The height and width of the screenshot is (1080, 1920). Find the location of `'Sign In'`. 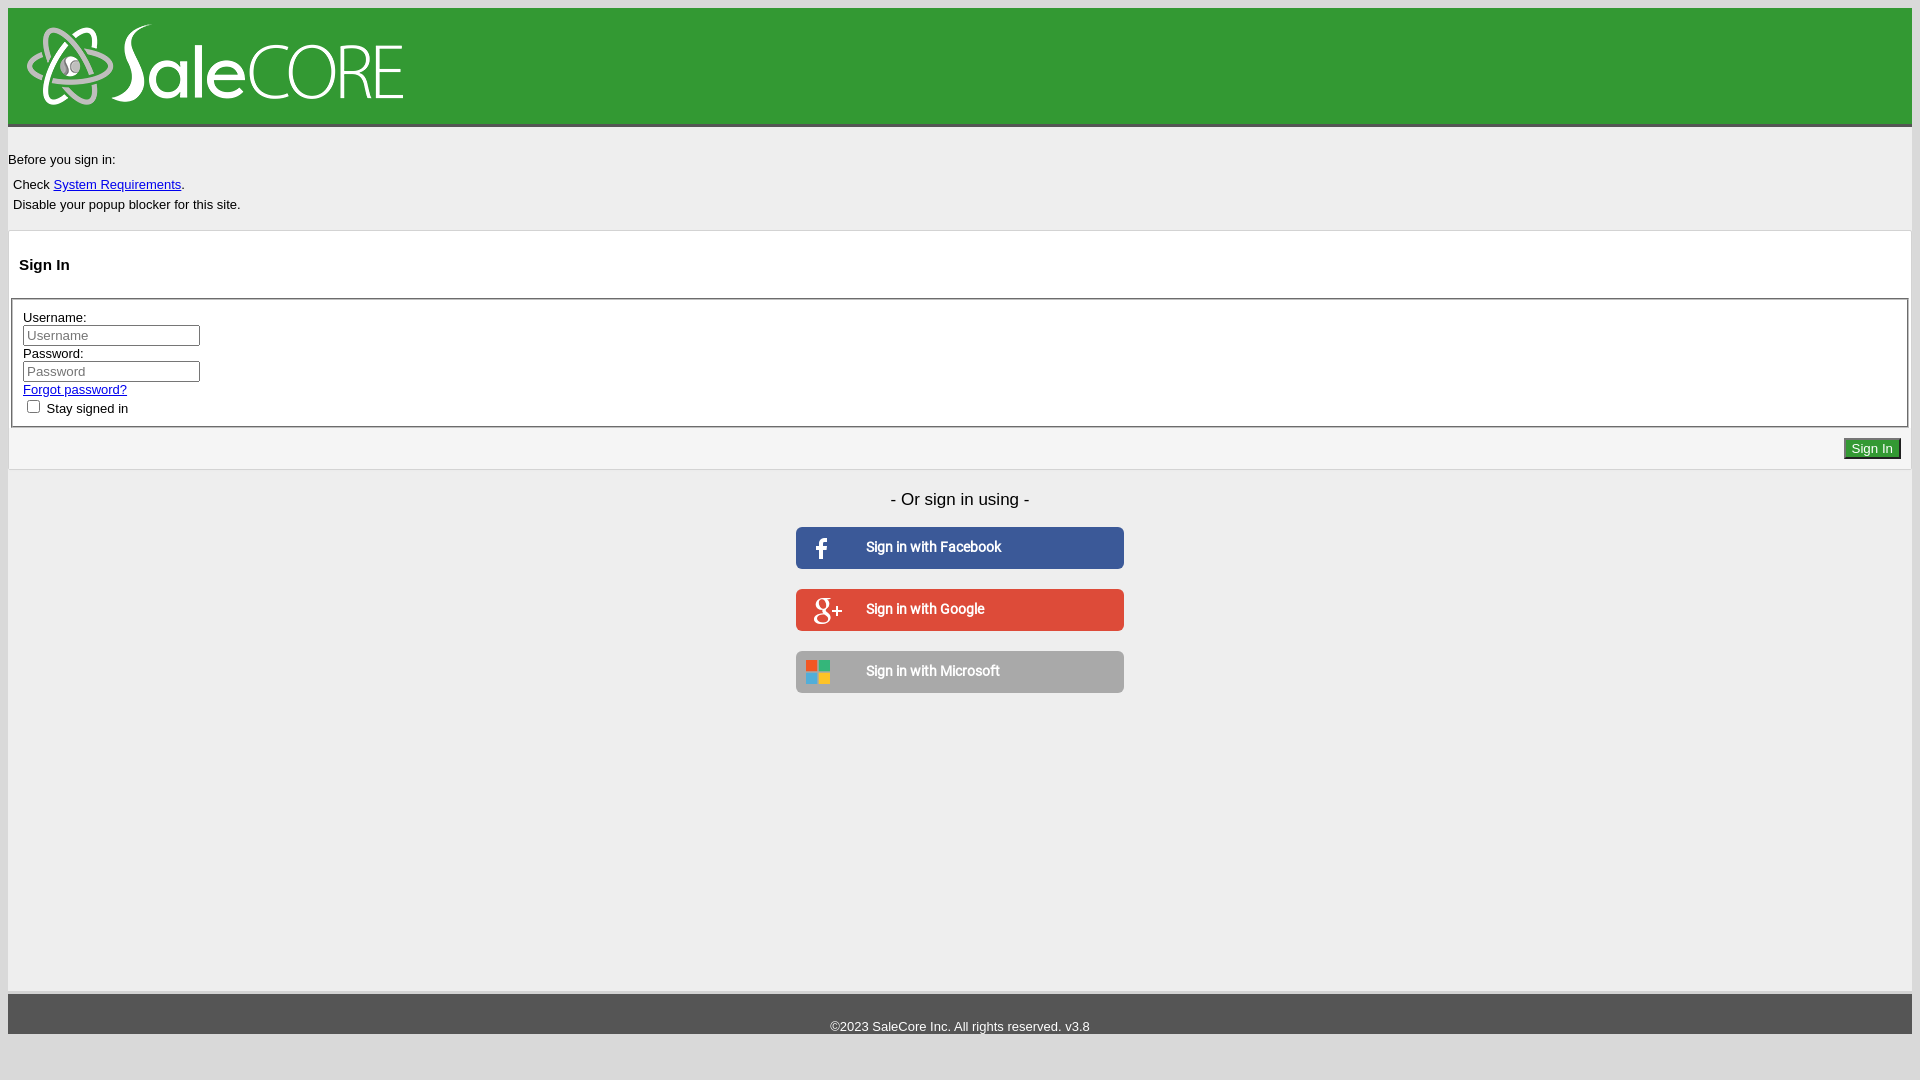

'Sign In' is located at coordinates (1842, 447).